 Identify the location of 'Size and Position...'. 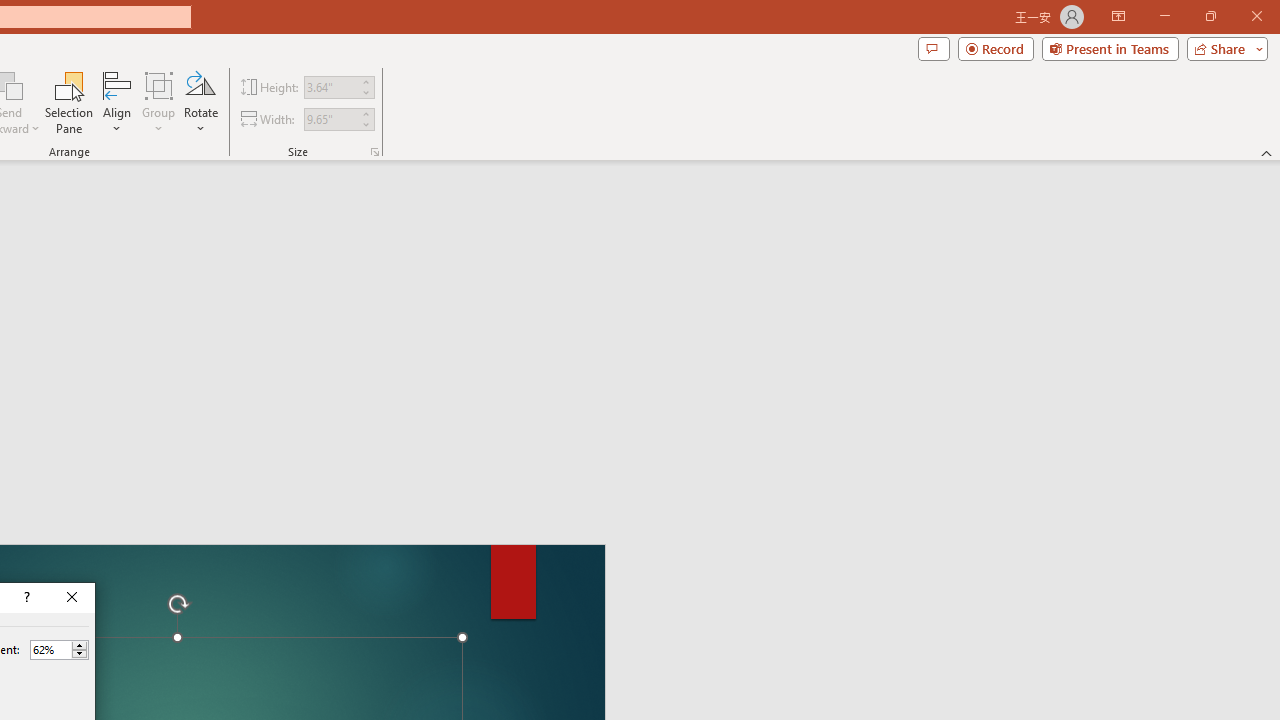
(375, 150).